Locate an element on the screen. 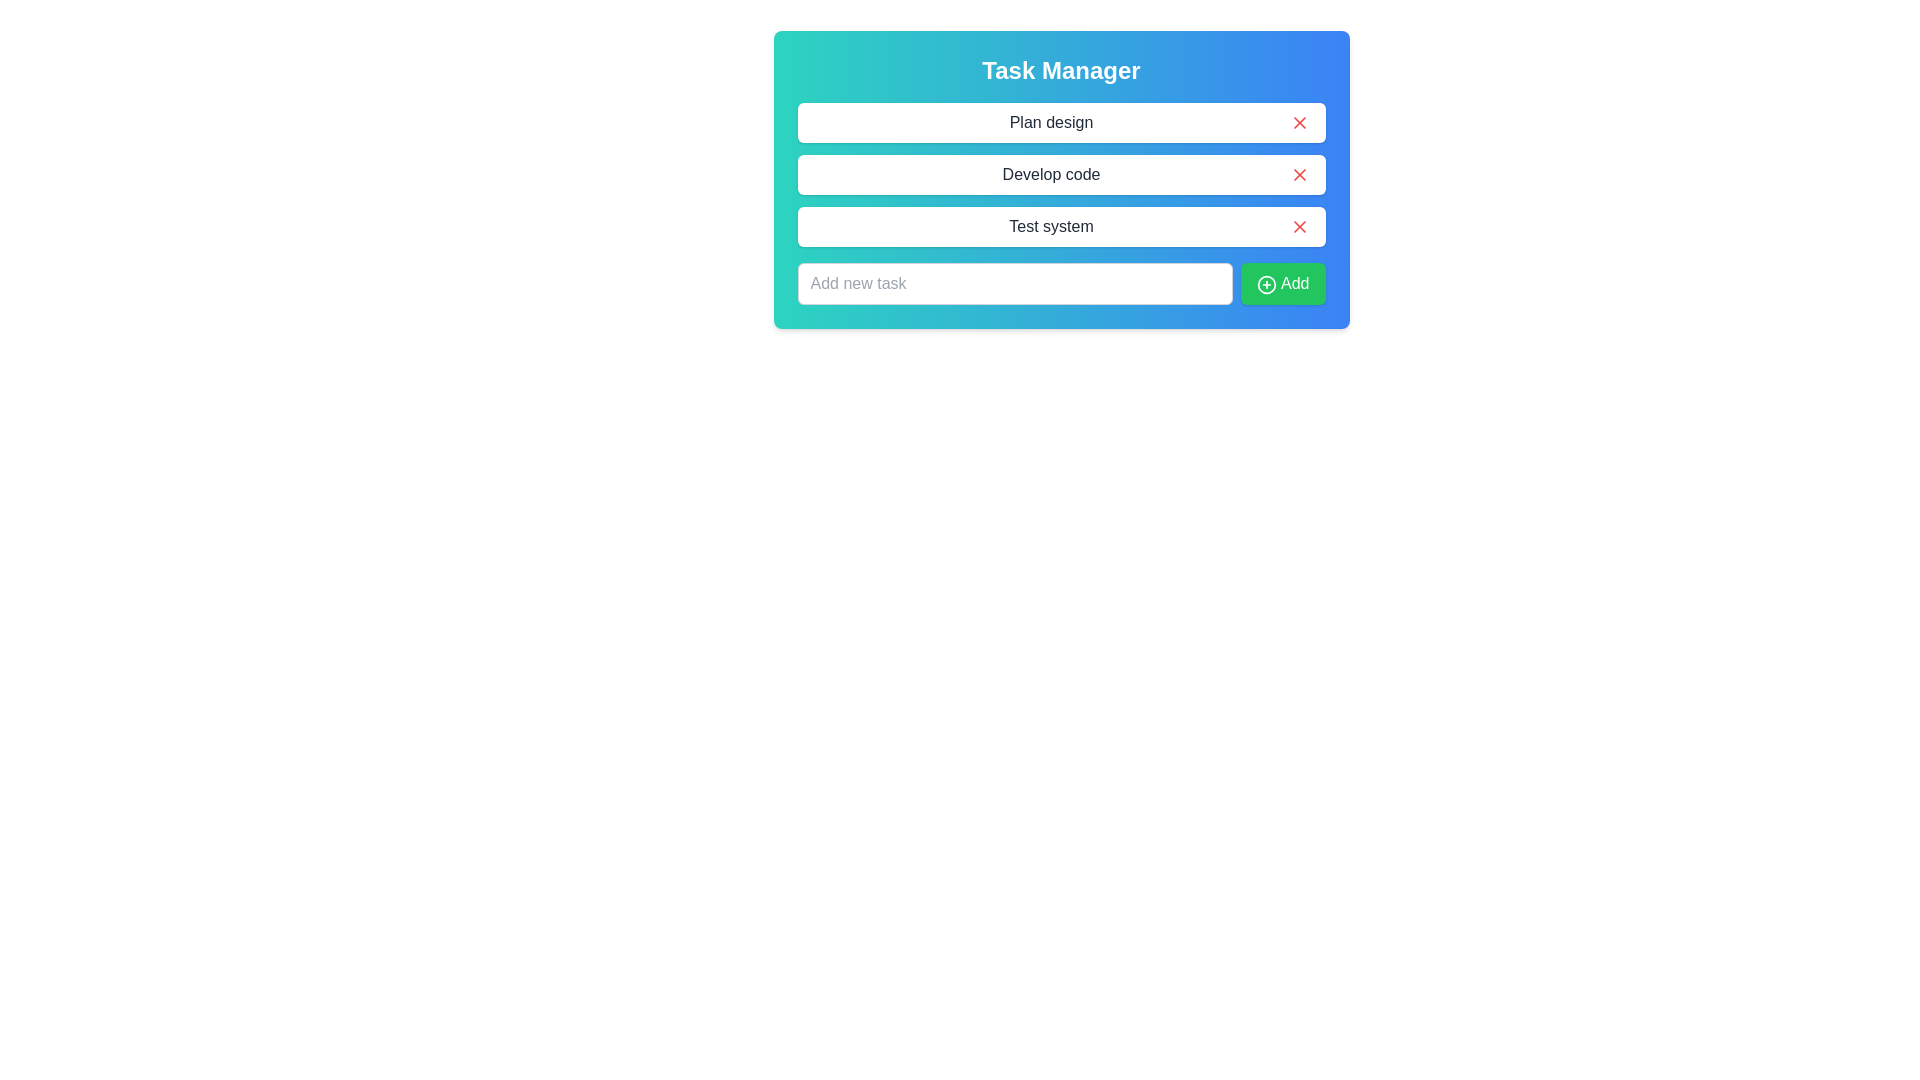 This screenshot has width=1920, height=1080. the 'X' button next to the task labeled Test system to remove it is located at coordinates (1299, 226).